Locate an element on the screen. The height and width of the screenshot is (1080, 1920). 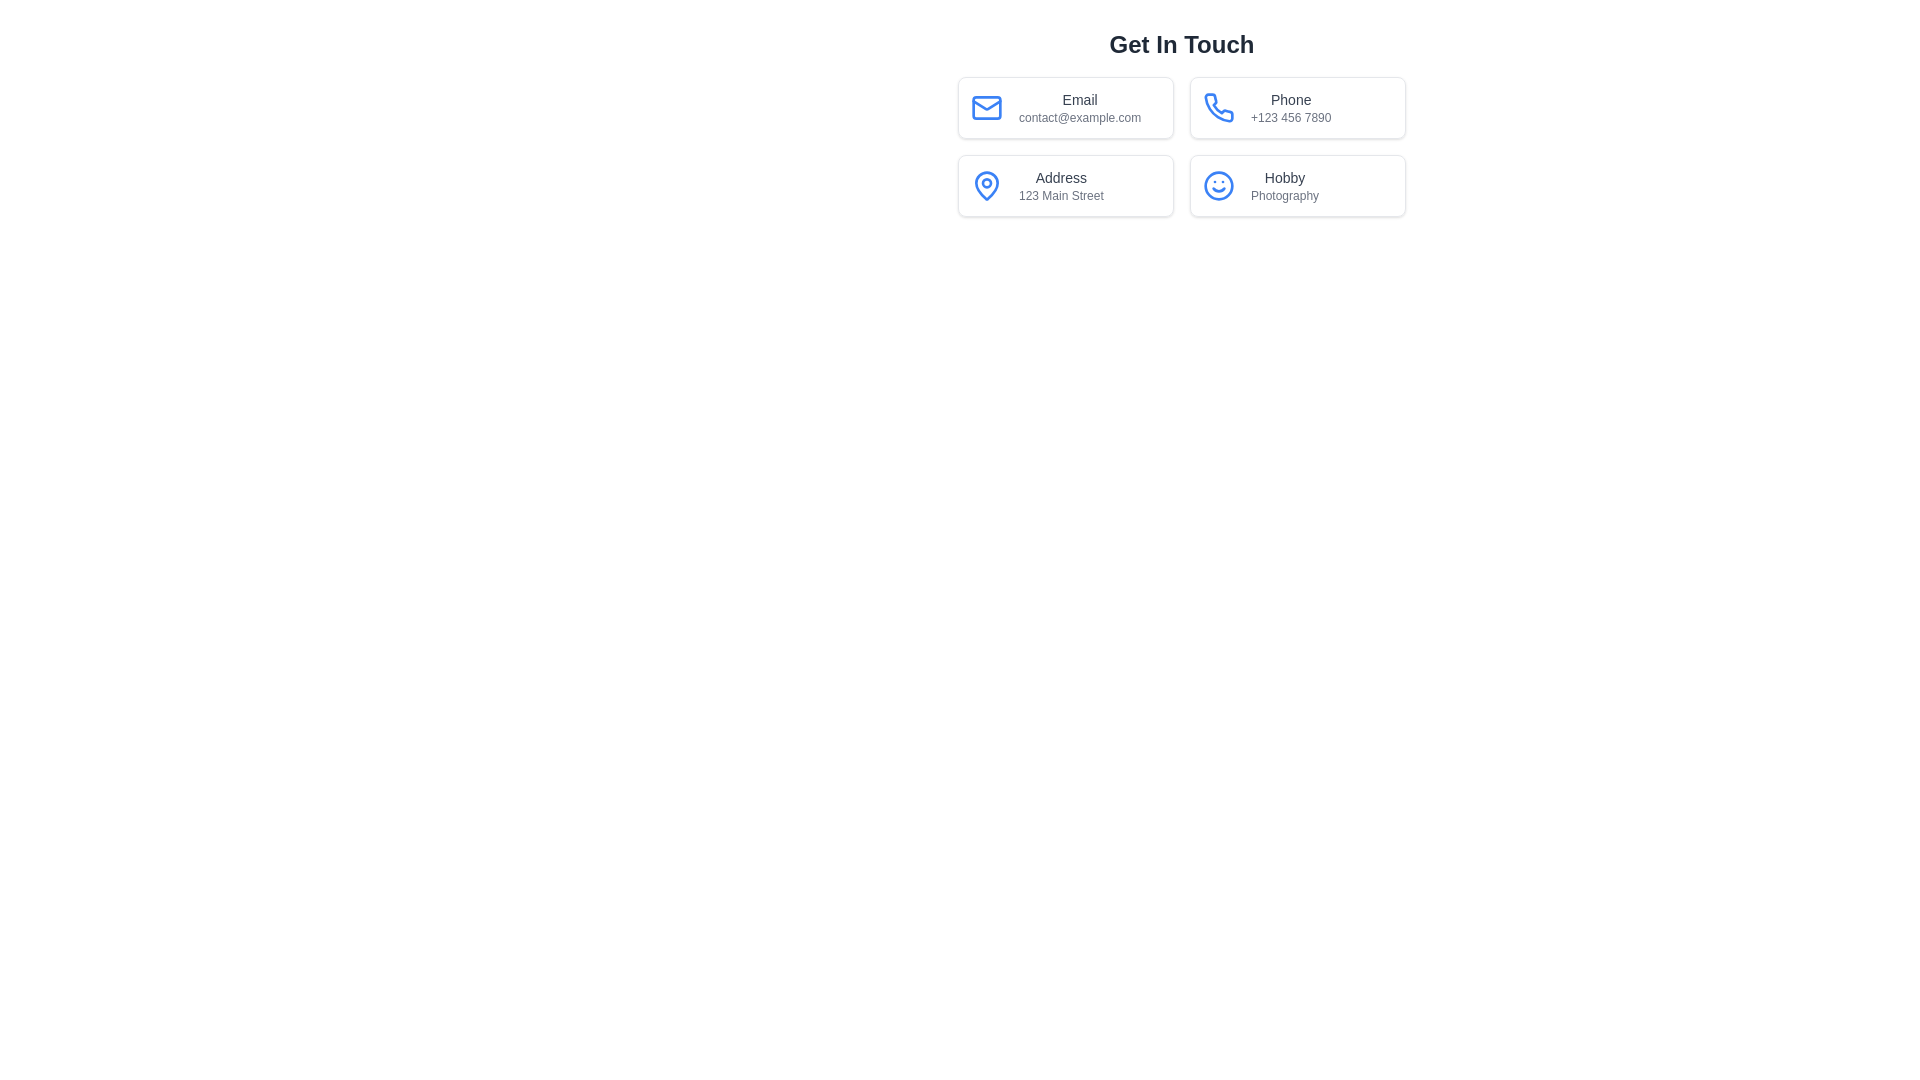
the 'Email' label, which displays the word in a clear, sans-serif font and is positioned above the email address in a contact information card is located at coordinates (1079, 100).